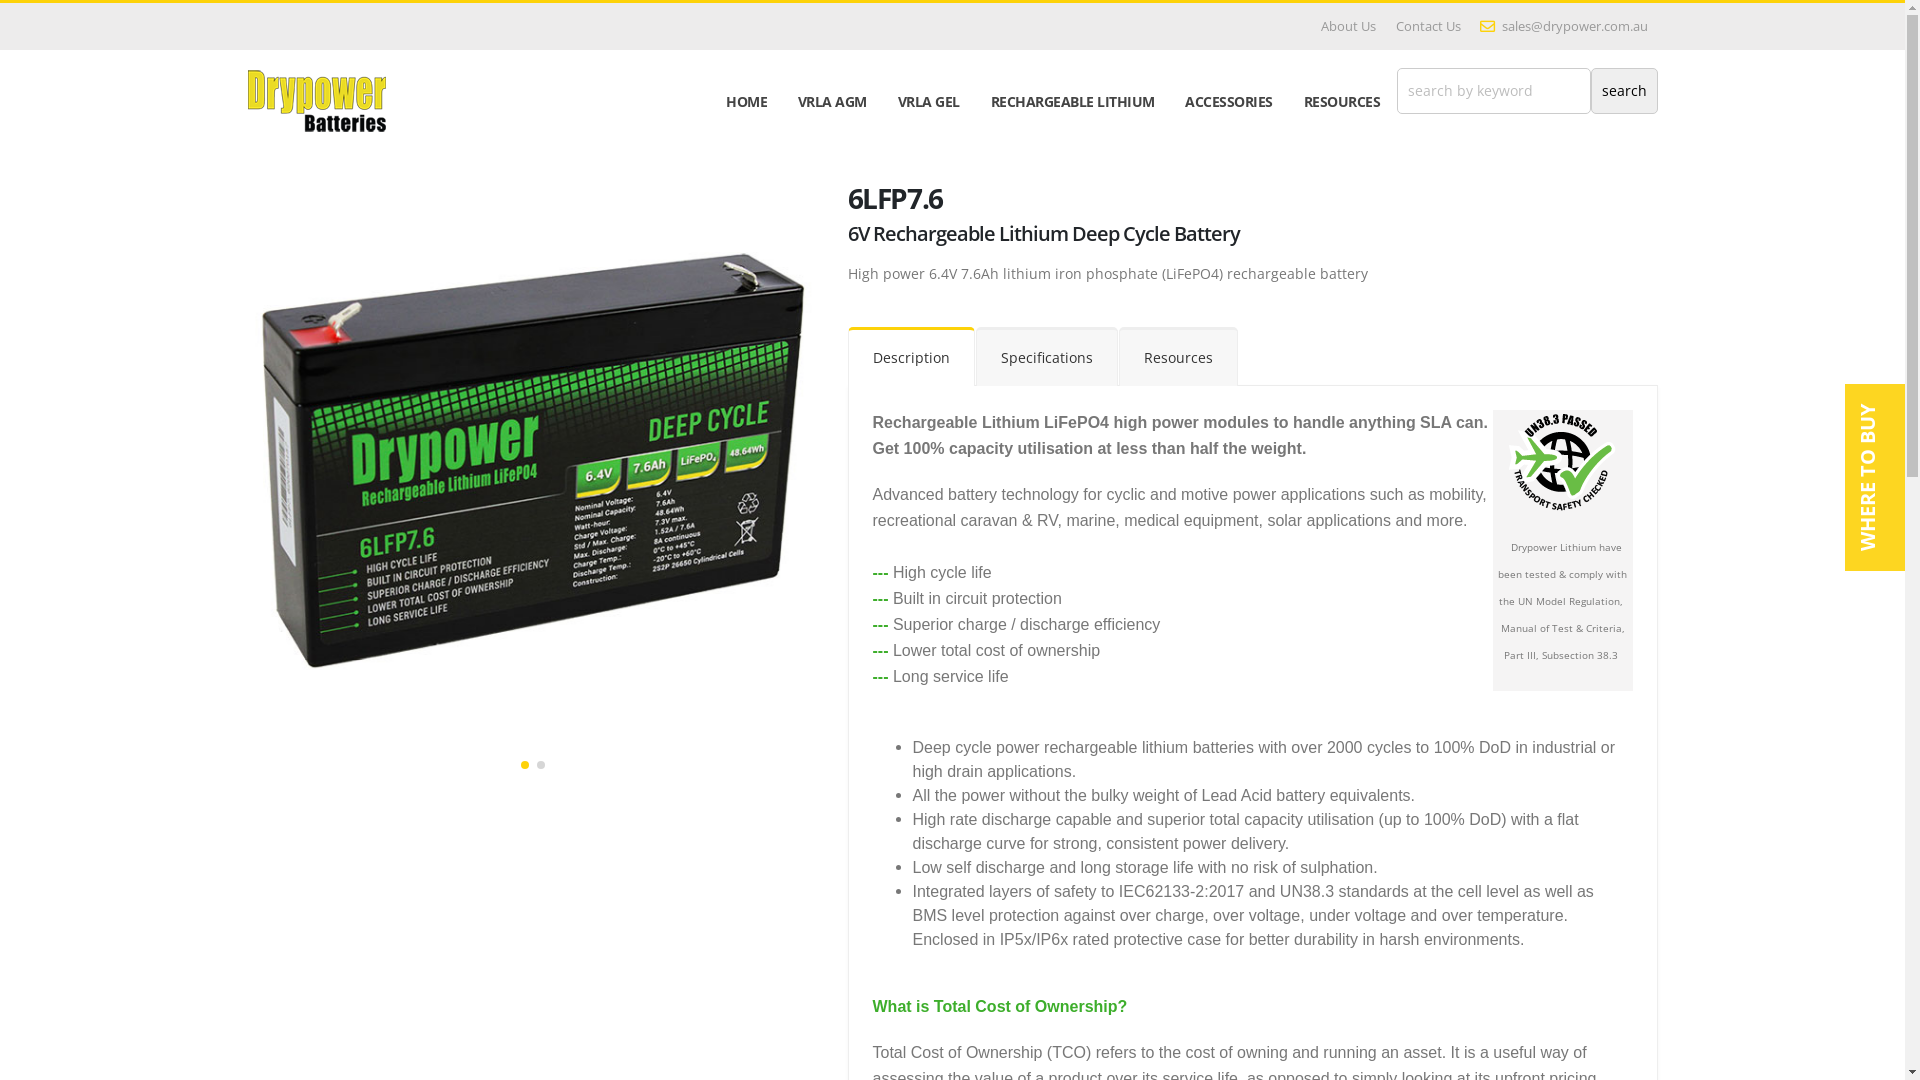 Image resolution: width=1920 pixels, height=1080 pixels. I want to click on 'sales@drypower.com.au', so click(1562, 26).